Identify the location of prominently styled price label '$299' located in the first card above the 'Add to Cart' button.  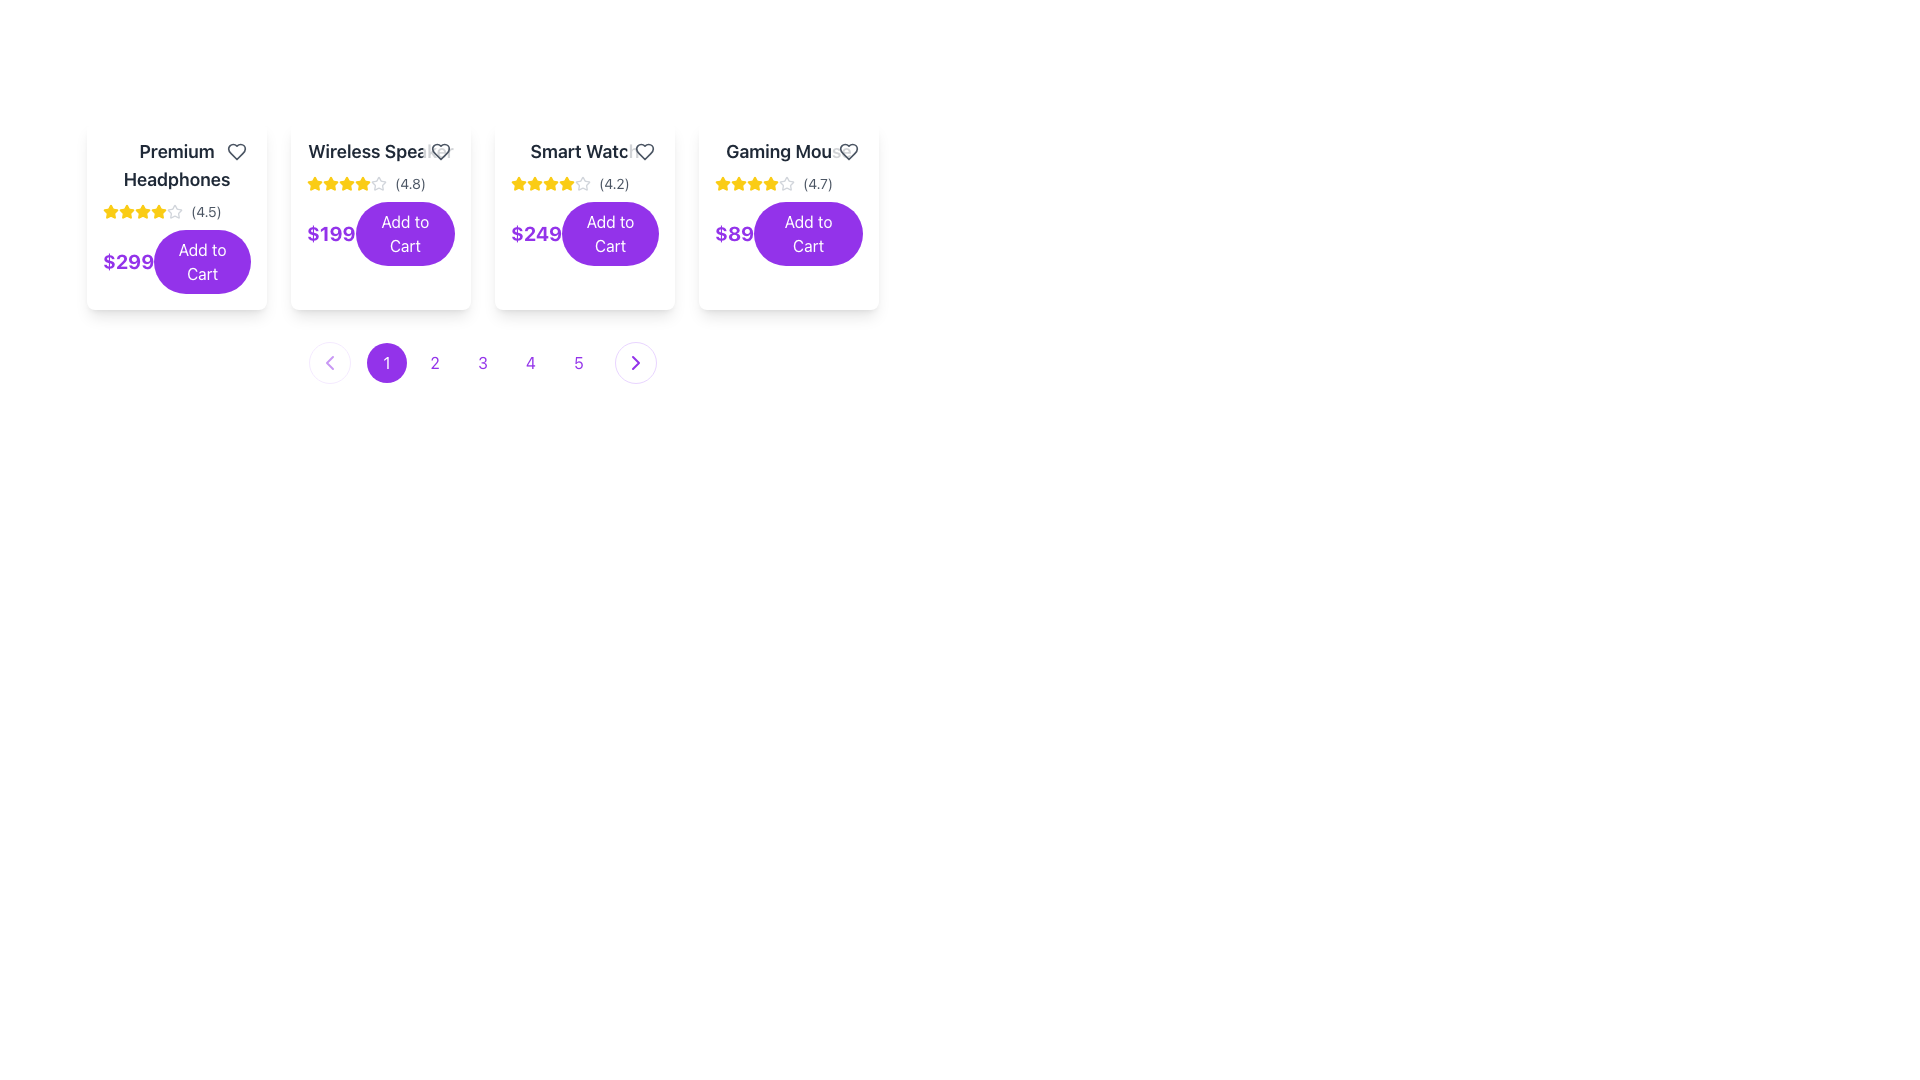
(127, 261).